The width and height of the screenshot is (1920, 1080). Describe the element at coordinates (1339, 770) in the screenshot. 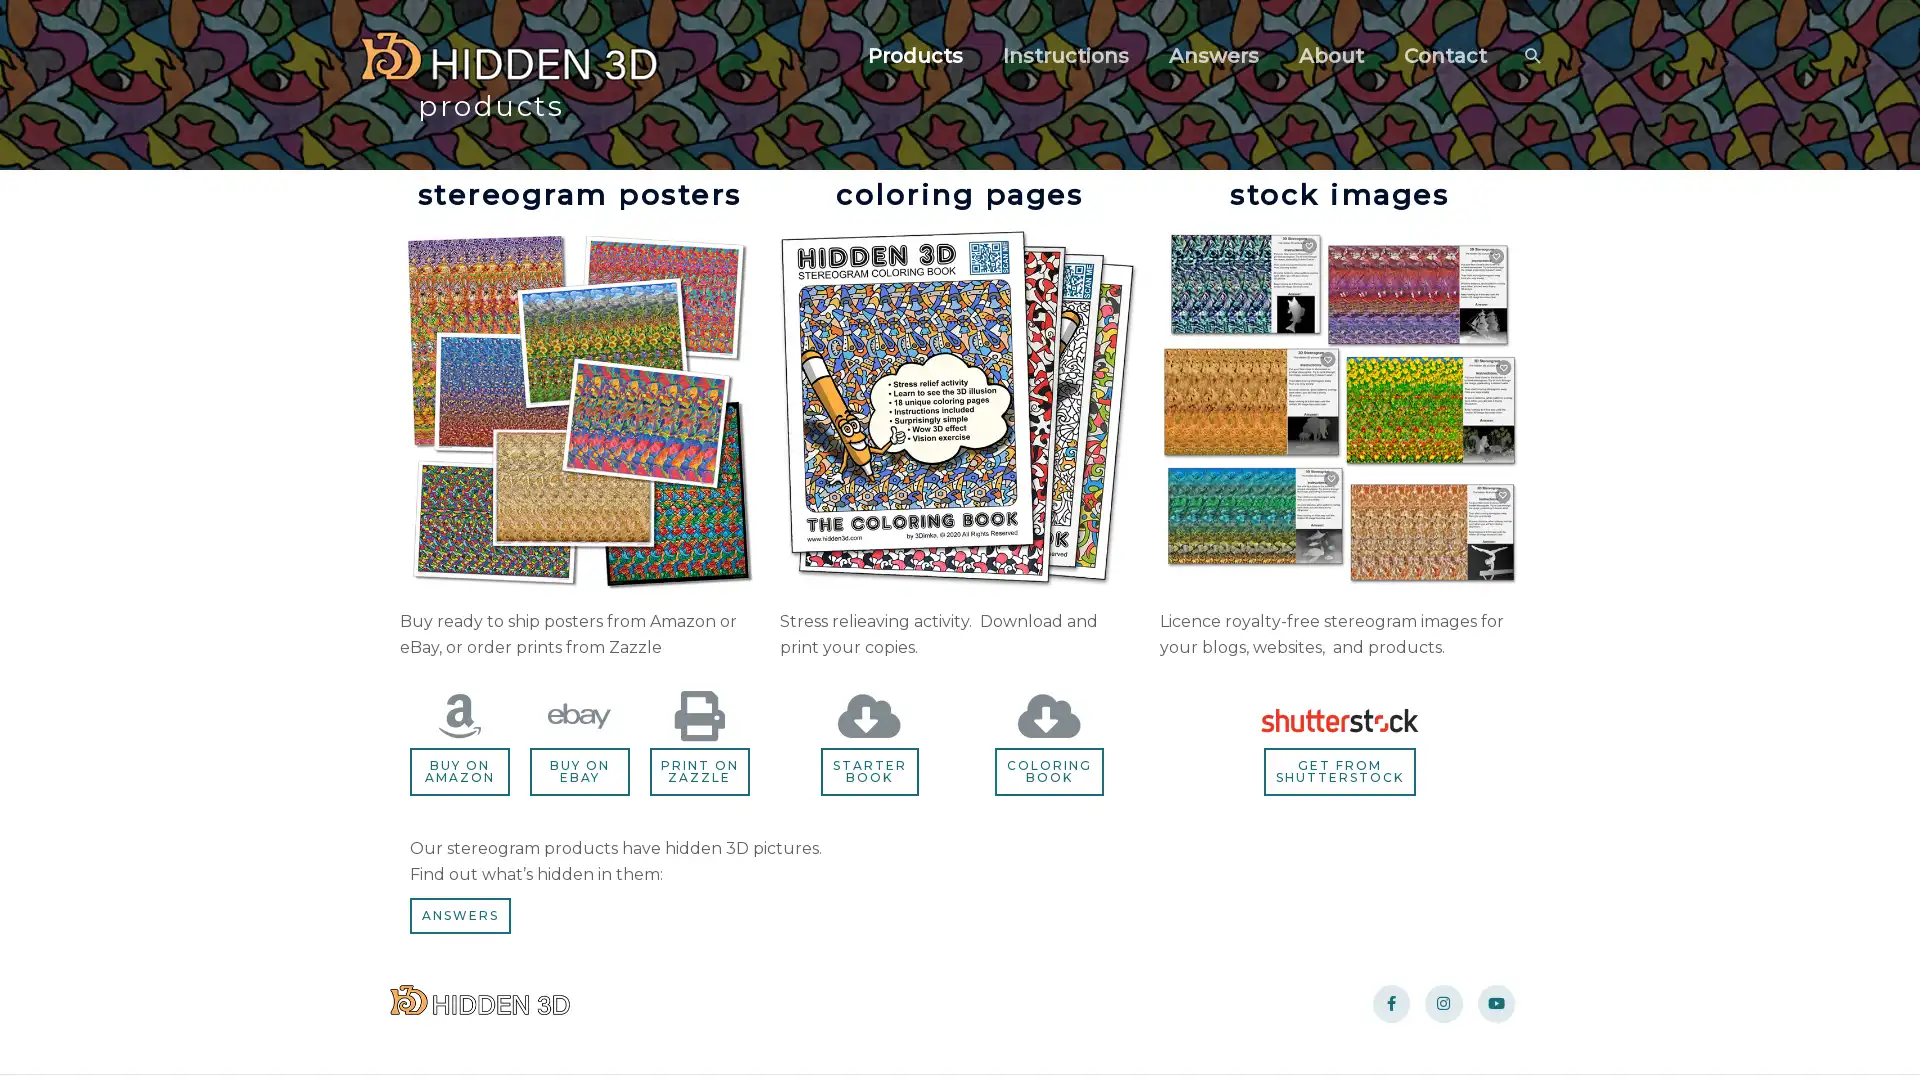

I see `GET FROM SHUTTERSTOCK` at that location.